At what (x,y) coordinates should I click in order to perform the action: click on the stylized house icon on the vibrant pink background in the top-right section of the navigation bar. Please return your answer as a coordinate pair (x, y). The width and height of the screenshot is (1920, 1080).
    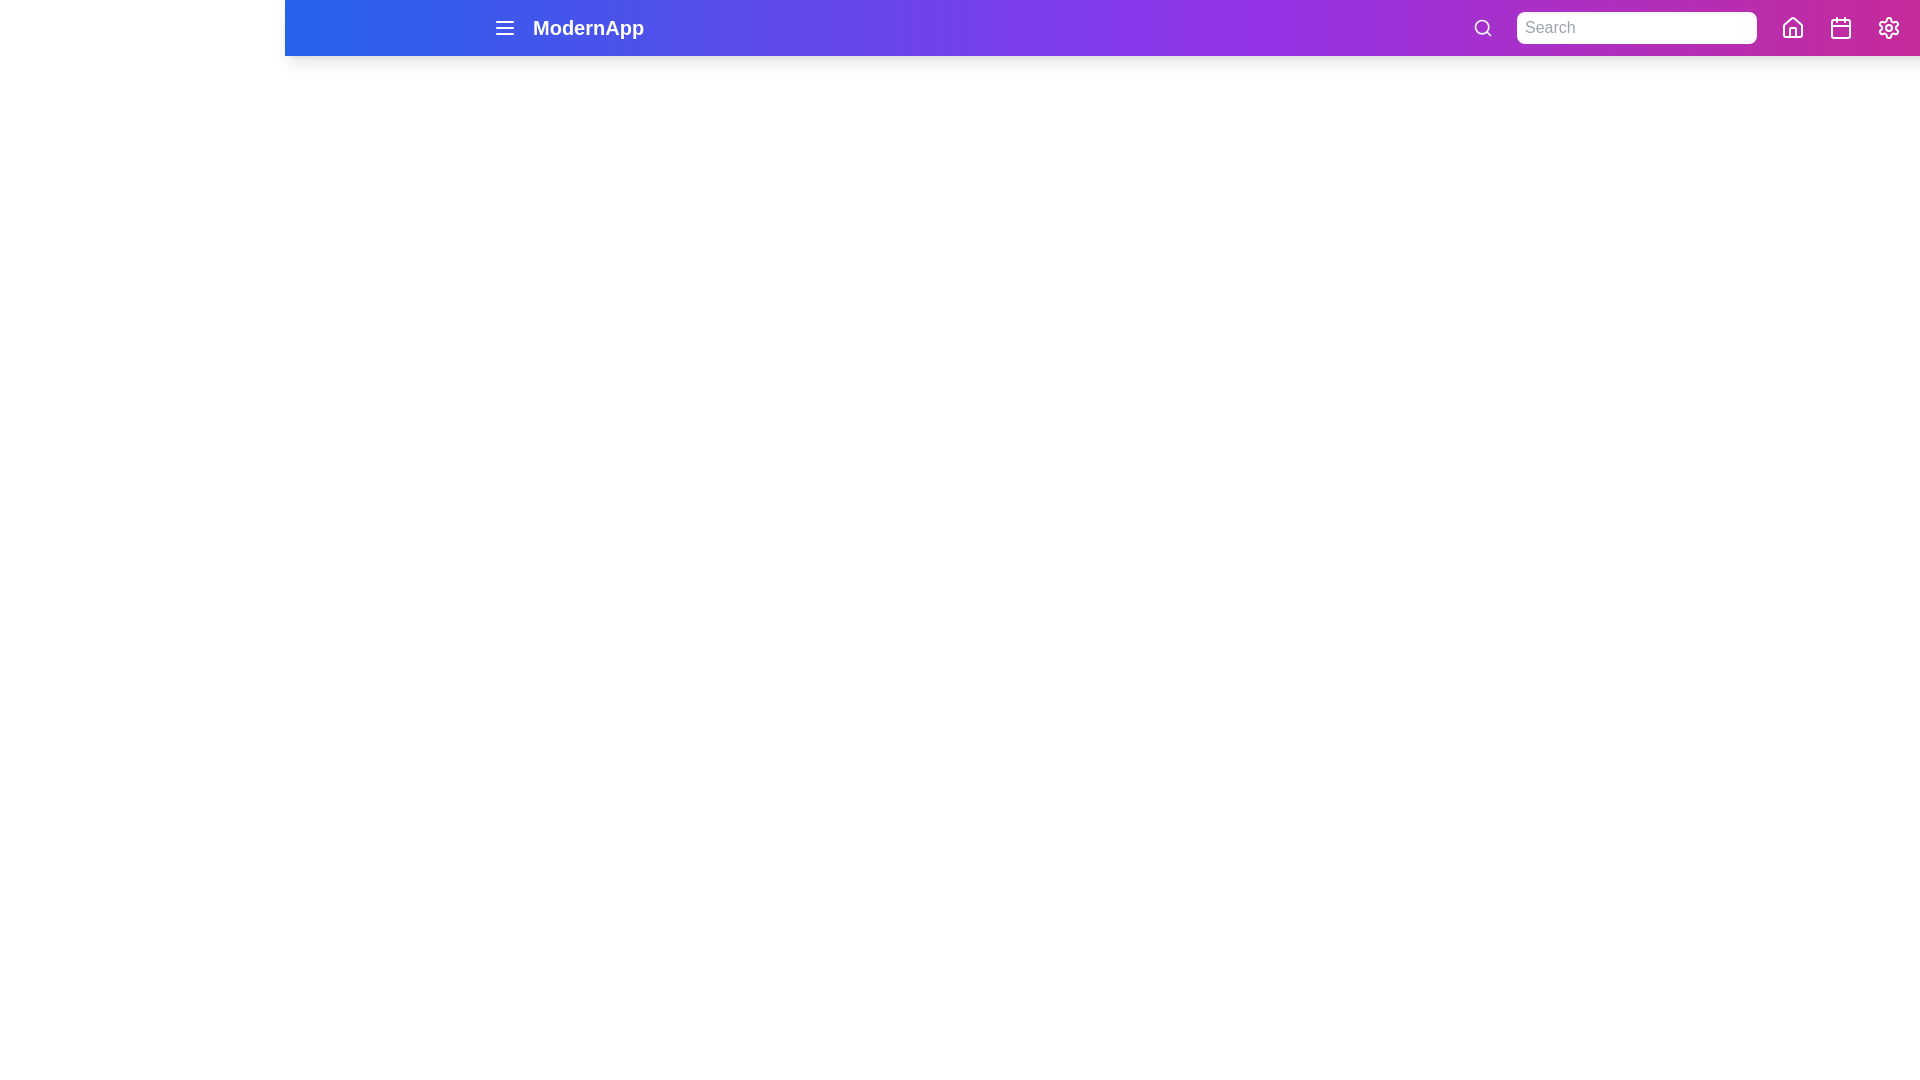
    Looking at the image, I should click on (1793, 27).